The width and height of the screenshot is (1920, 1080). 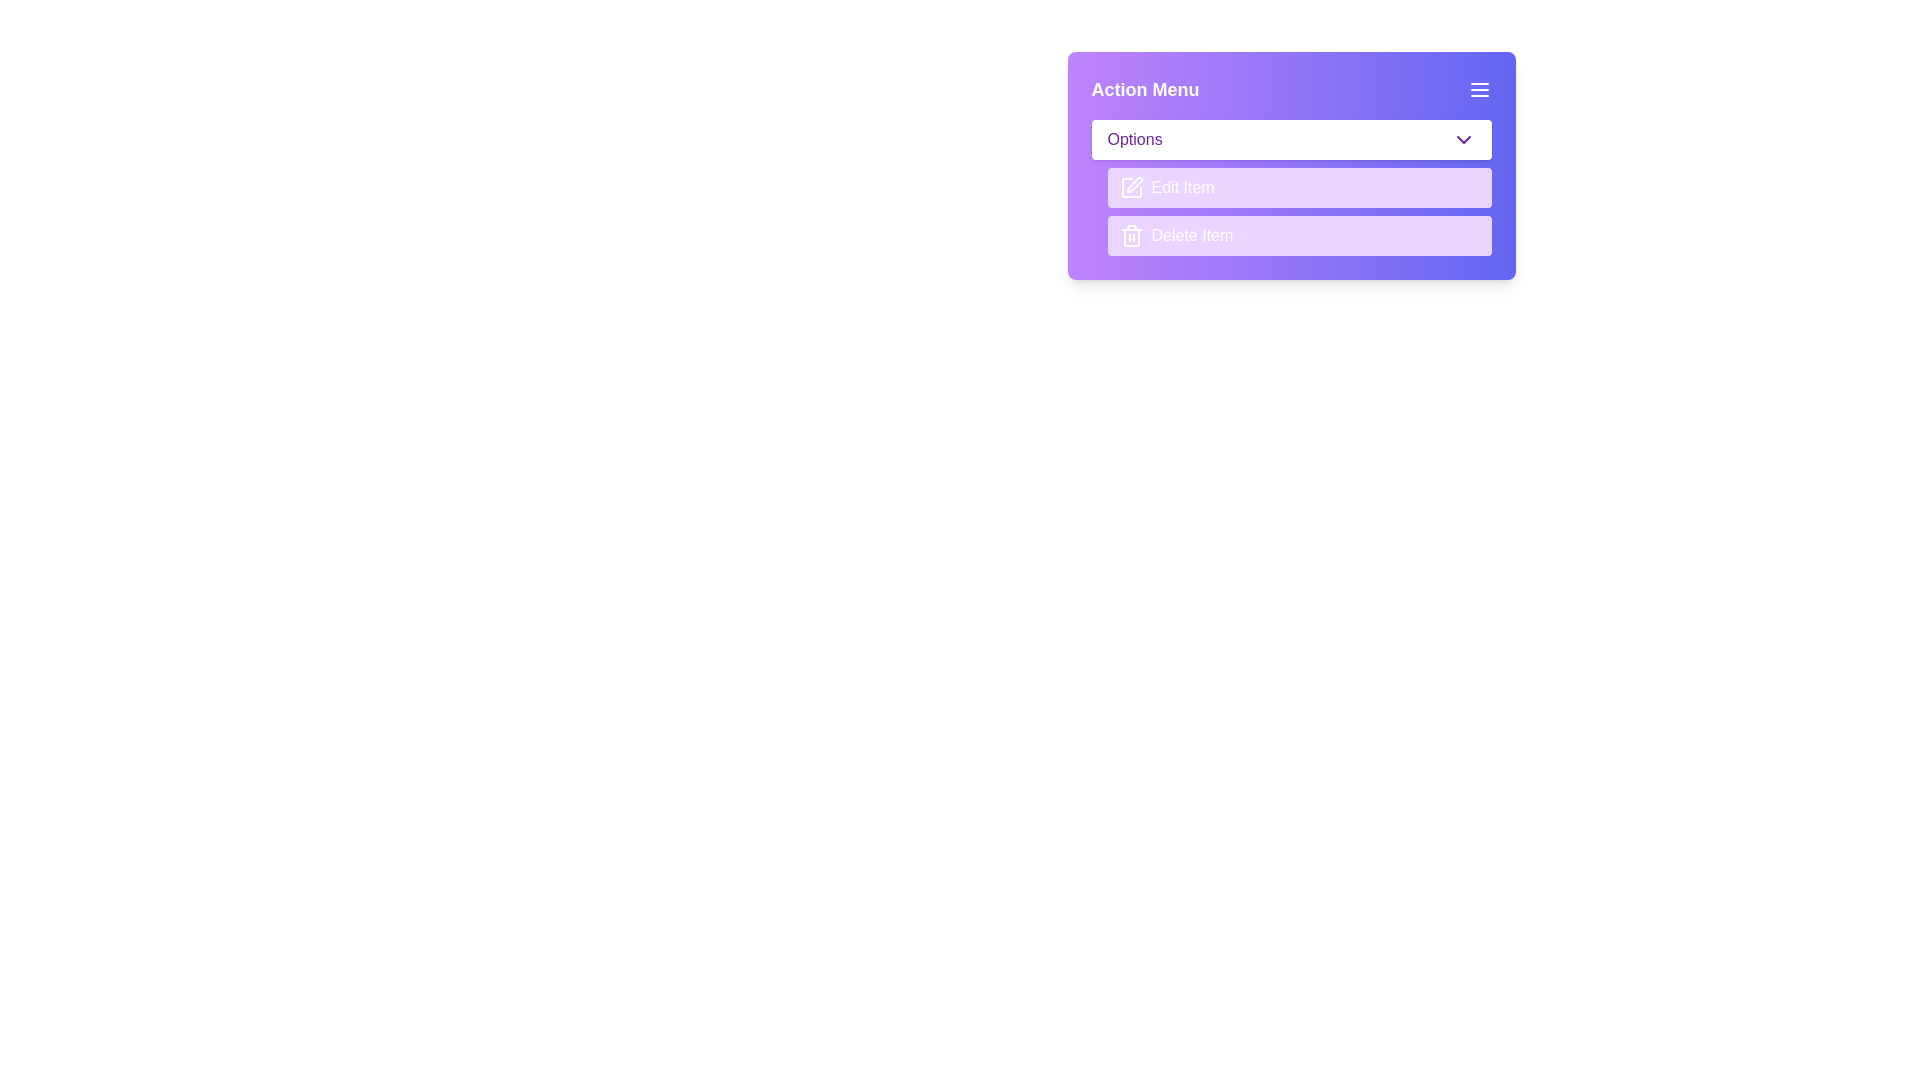 I want to click on the Decorative icon, which is a segment of a square icon with a line extending into it, representing a part of a pen or writing tool, located to the left of the text 'Edit Item', so click(x=1131, y=188).